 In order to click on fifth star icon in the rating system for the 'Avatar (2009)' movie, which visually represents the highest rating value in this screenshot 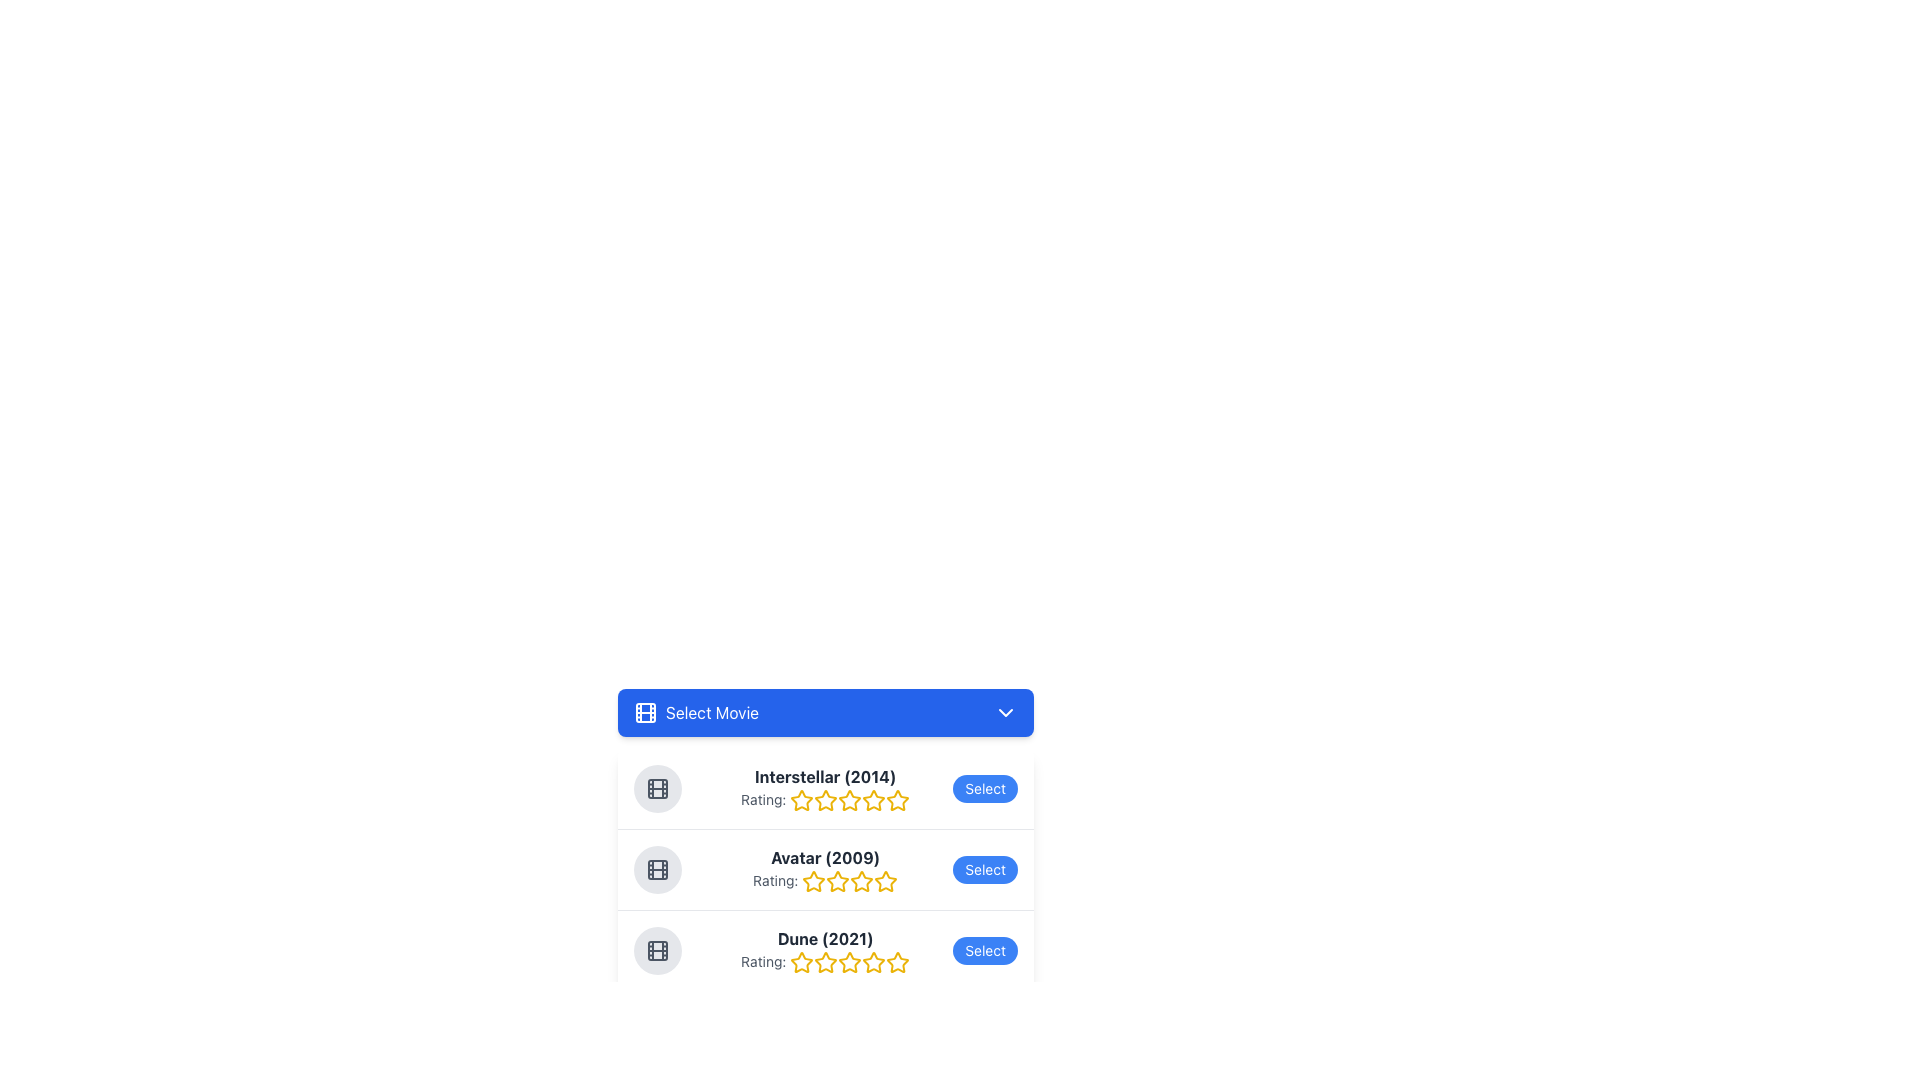, I will do `click(885, 881)`.